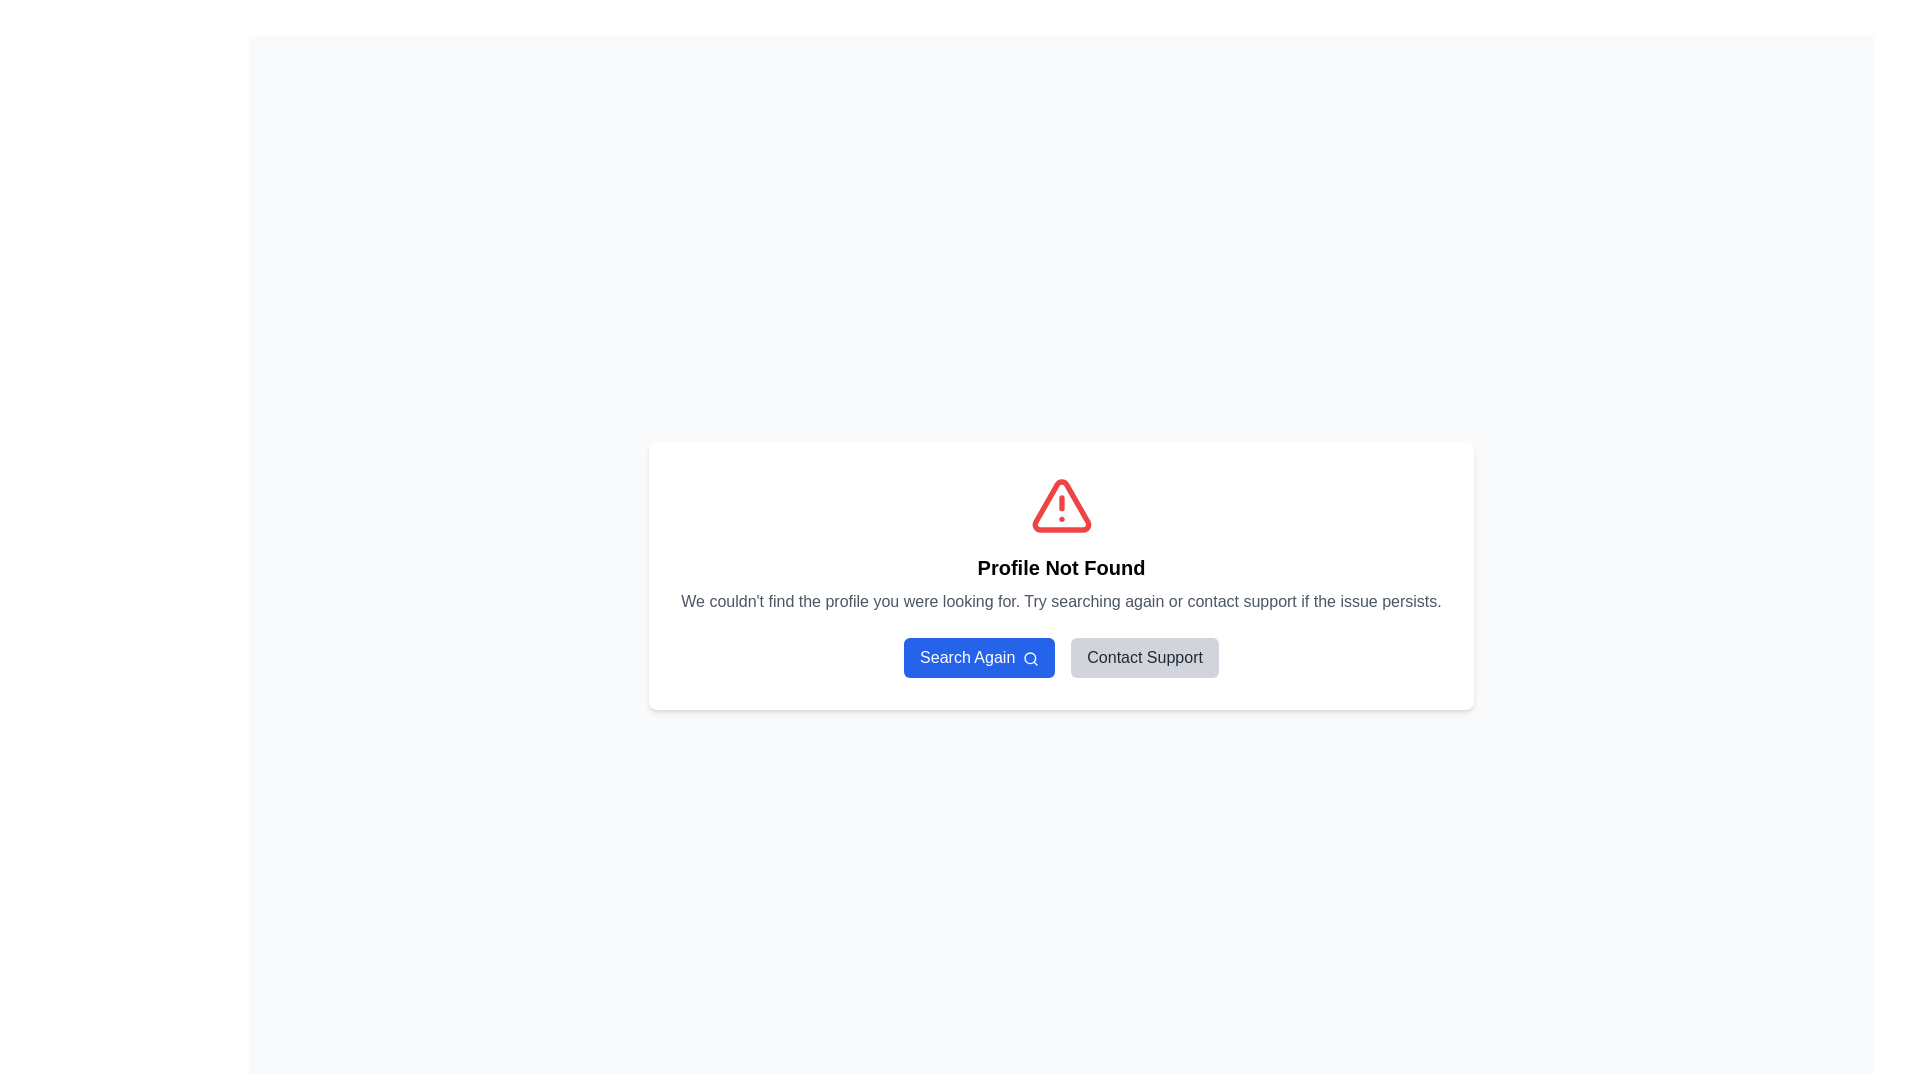 The width and height of the screenshot is (1920, 1080). Describe the element at coordinates (1145, 658) in the screenshot. I see `the 'Contact Support' button with rounded corners and a light gray background` at that location.